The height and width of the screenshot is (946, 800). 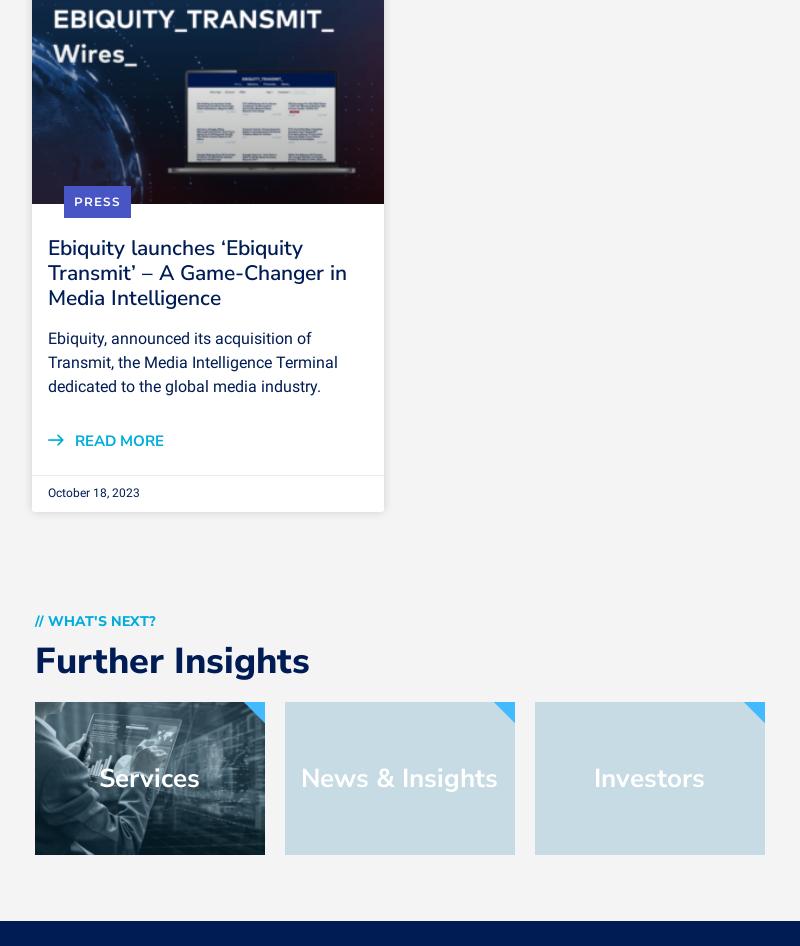 I want to click on 'October 18, 2023', so click(x=94, y=492).